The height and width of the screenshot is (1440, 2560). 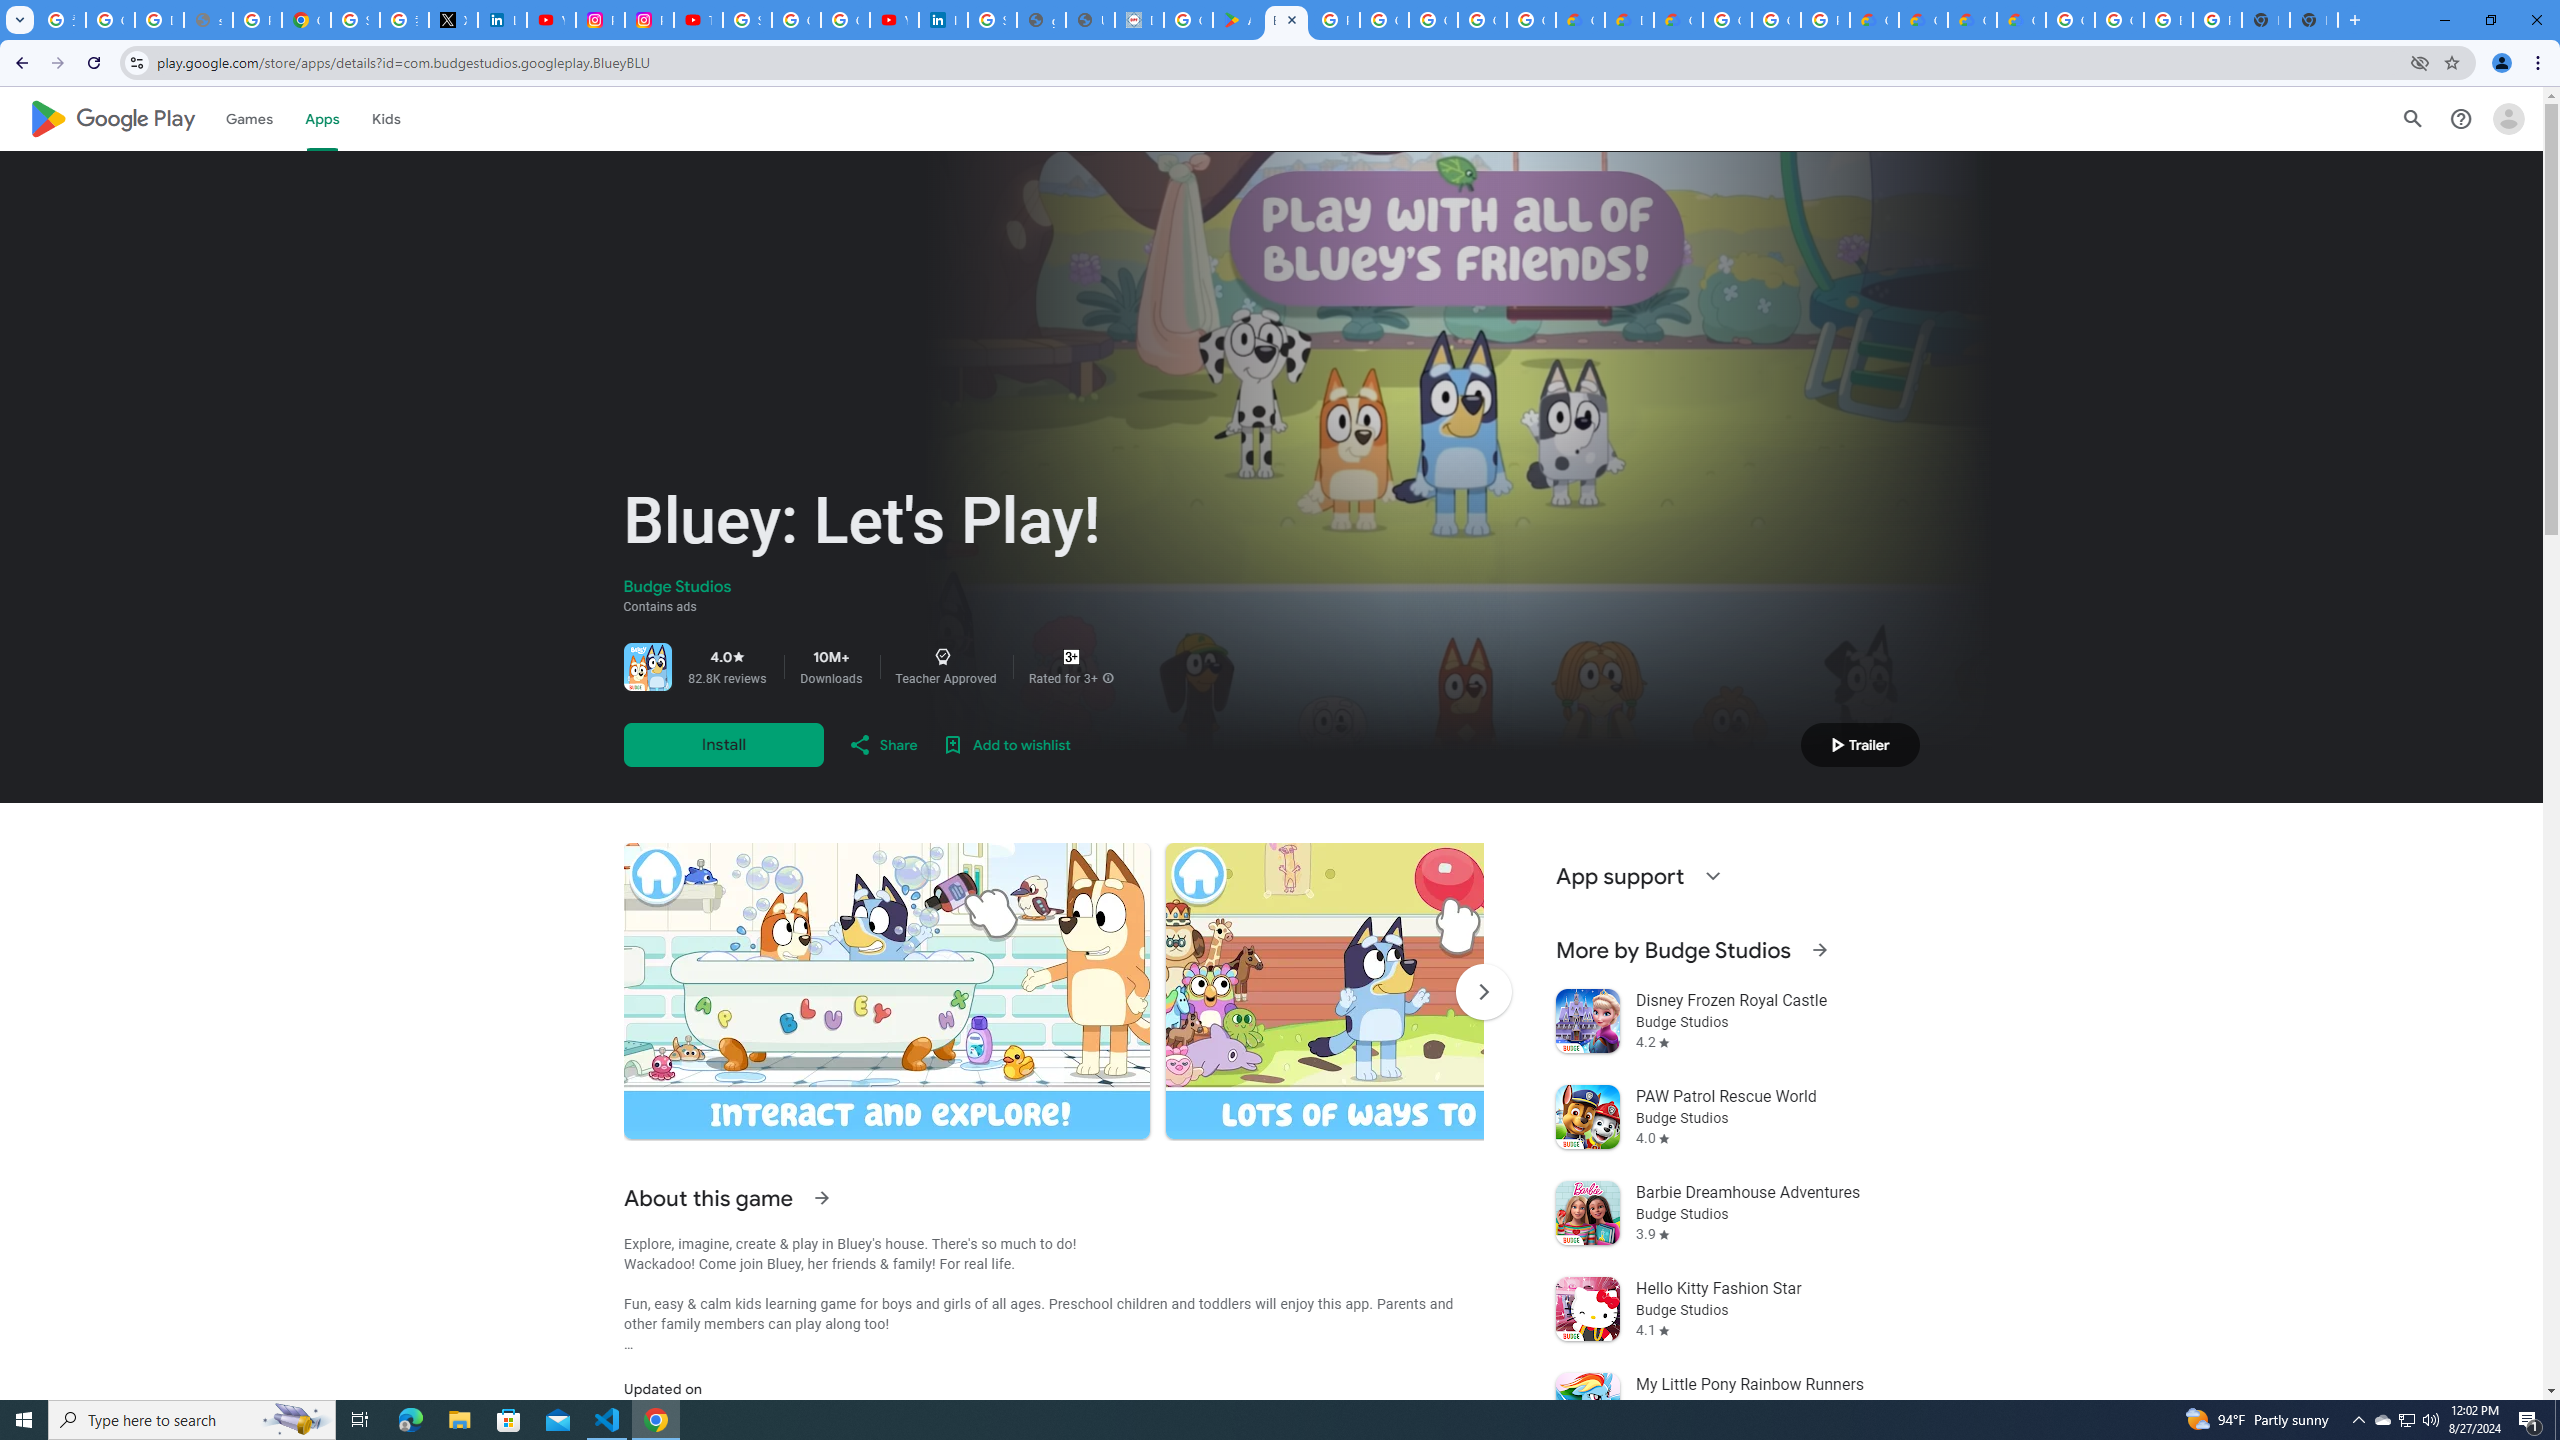 I want to click on 'Open account menu', so click(x=2507, y=118).